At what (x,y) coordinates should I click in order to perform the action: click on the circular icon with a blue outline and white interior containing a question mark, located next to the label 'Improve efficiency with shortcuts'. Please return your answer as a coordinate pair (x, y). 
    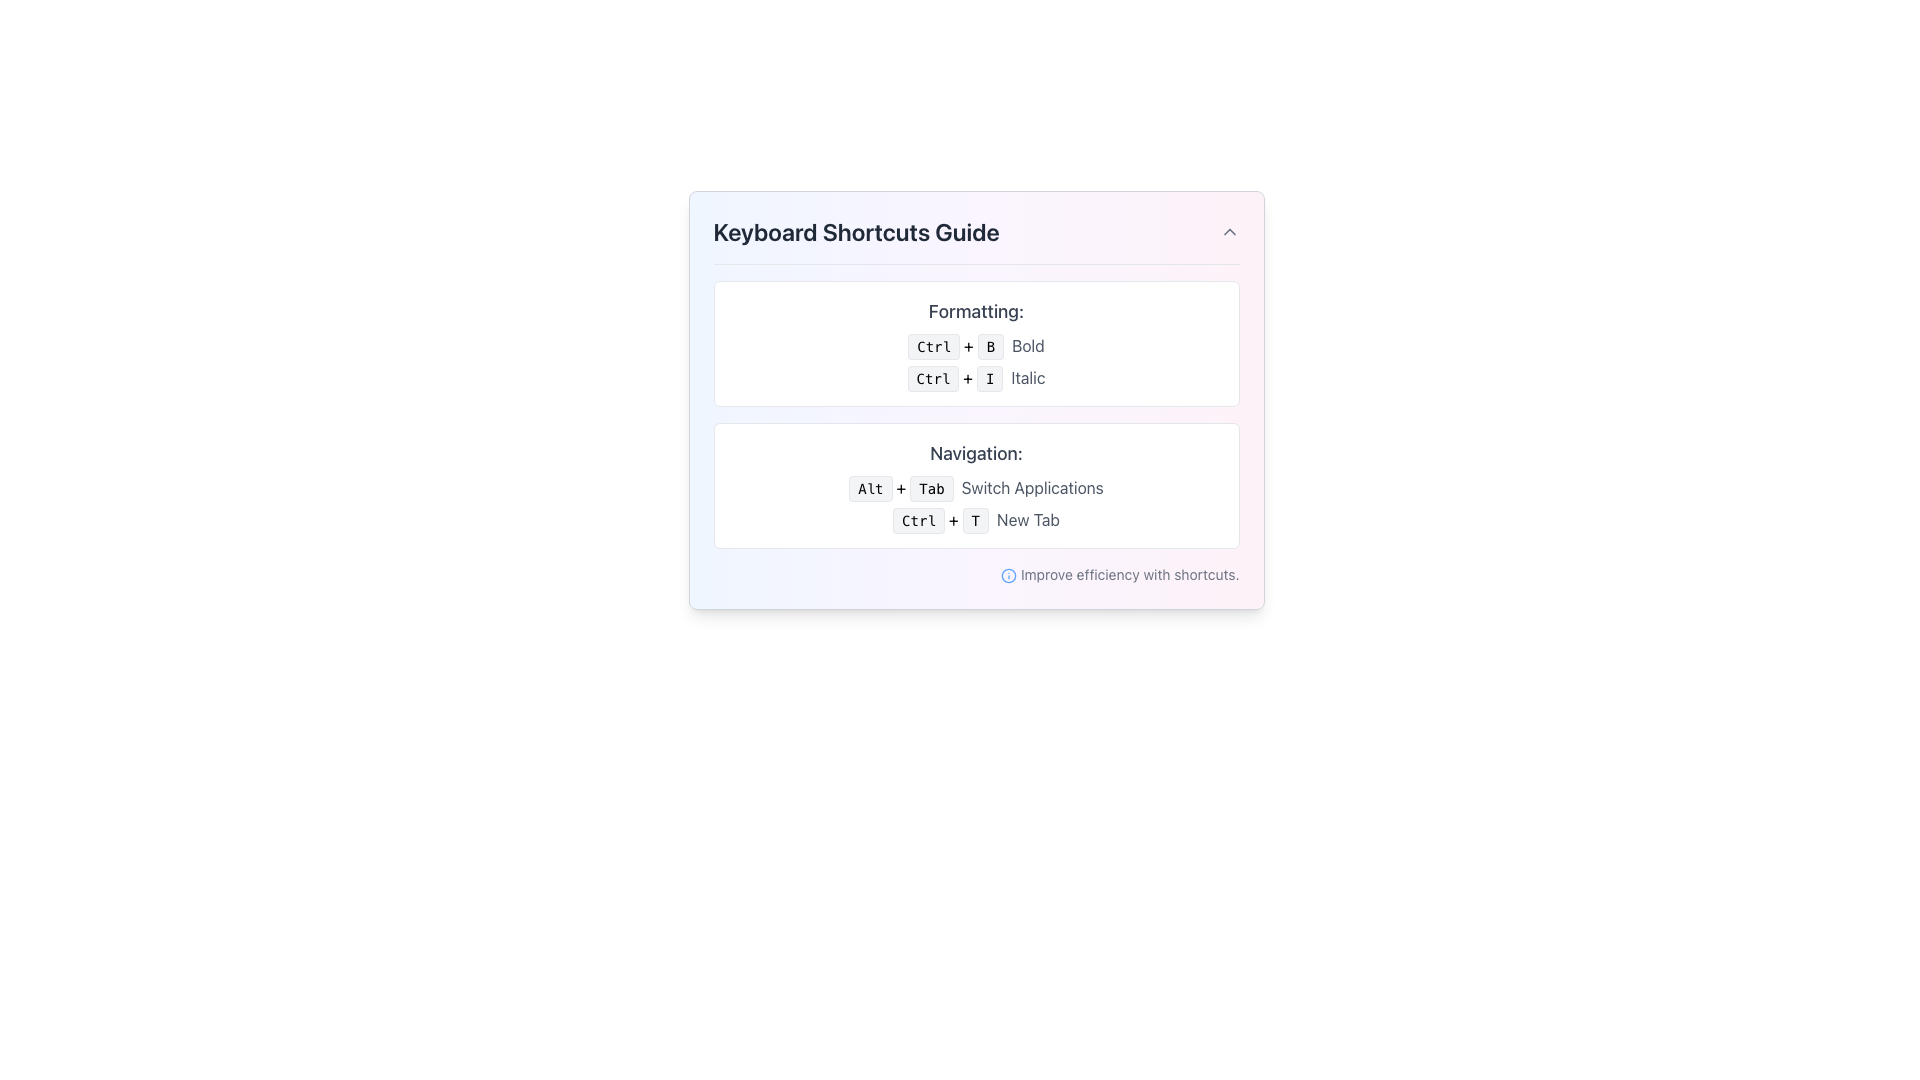
    Looking at the image, I should click on (1008, 576).